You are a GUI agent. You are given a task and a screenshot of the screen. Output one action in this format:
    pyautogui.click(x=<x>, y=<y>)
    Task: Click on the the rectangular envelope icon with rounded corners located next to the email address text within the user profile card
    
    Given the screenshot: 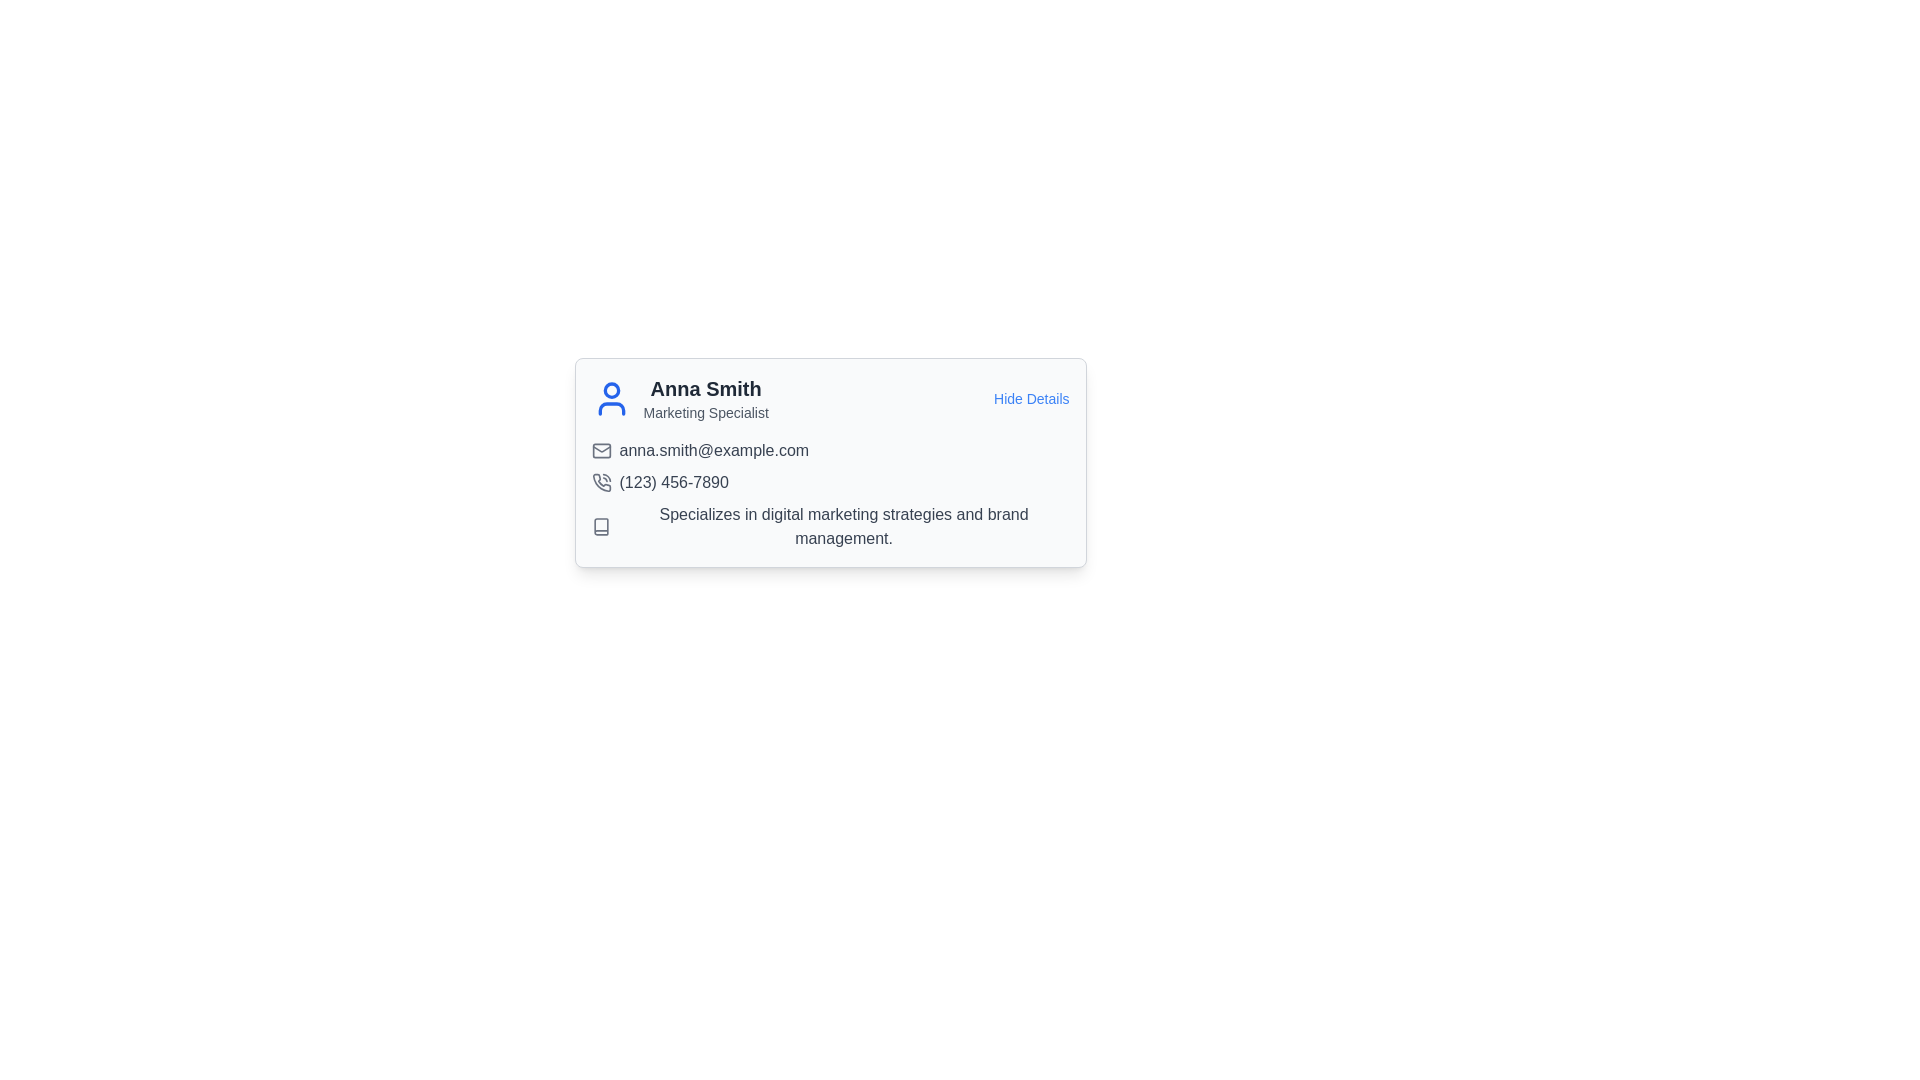 What is the action you would take?
    pyautogui.click(x=600, y=451)
    